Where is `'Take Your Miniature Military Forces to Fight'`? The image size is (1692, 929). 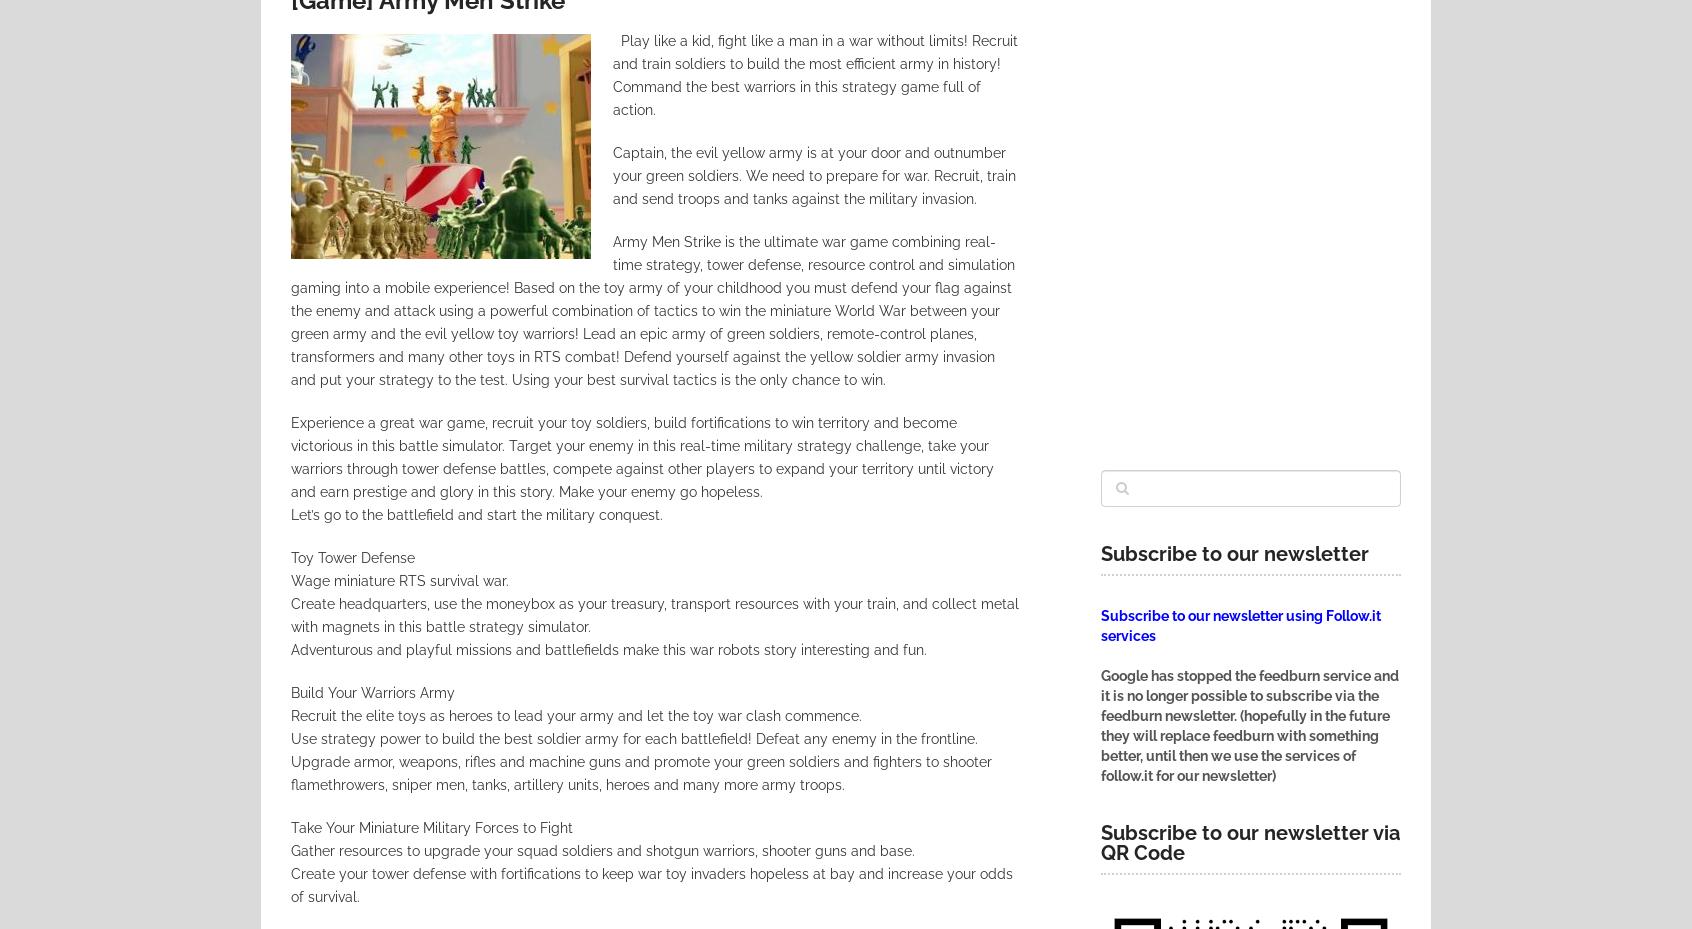
'Take Your Miniature Military Forces to Fight' is located at coordinates (430, 825).